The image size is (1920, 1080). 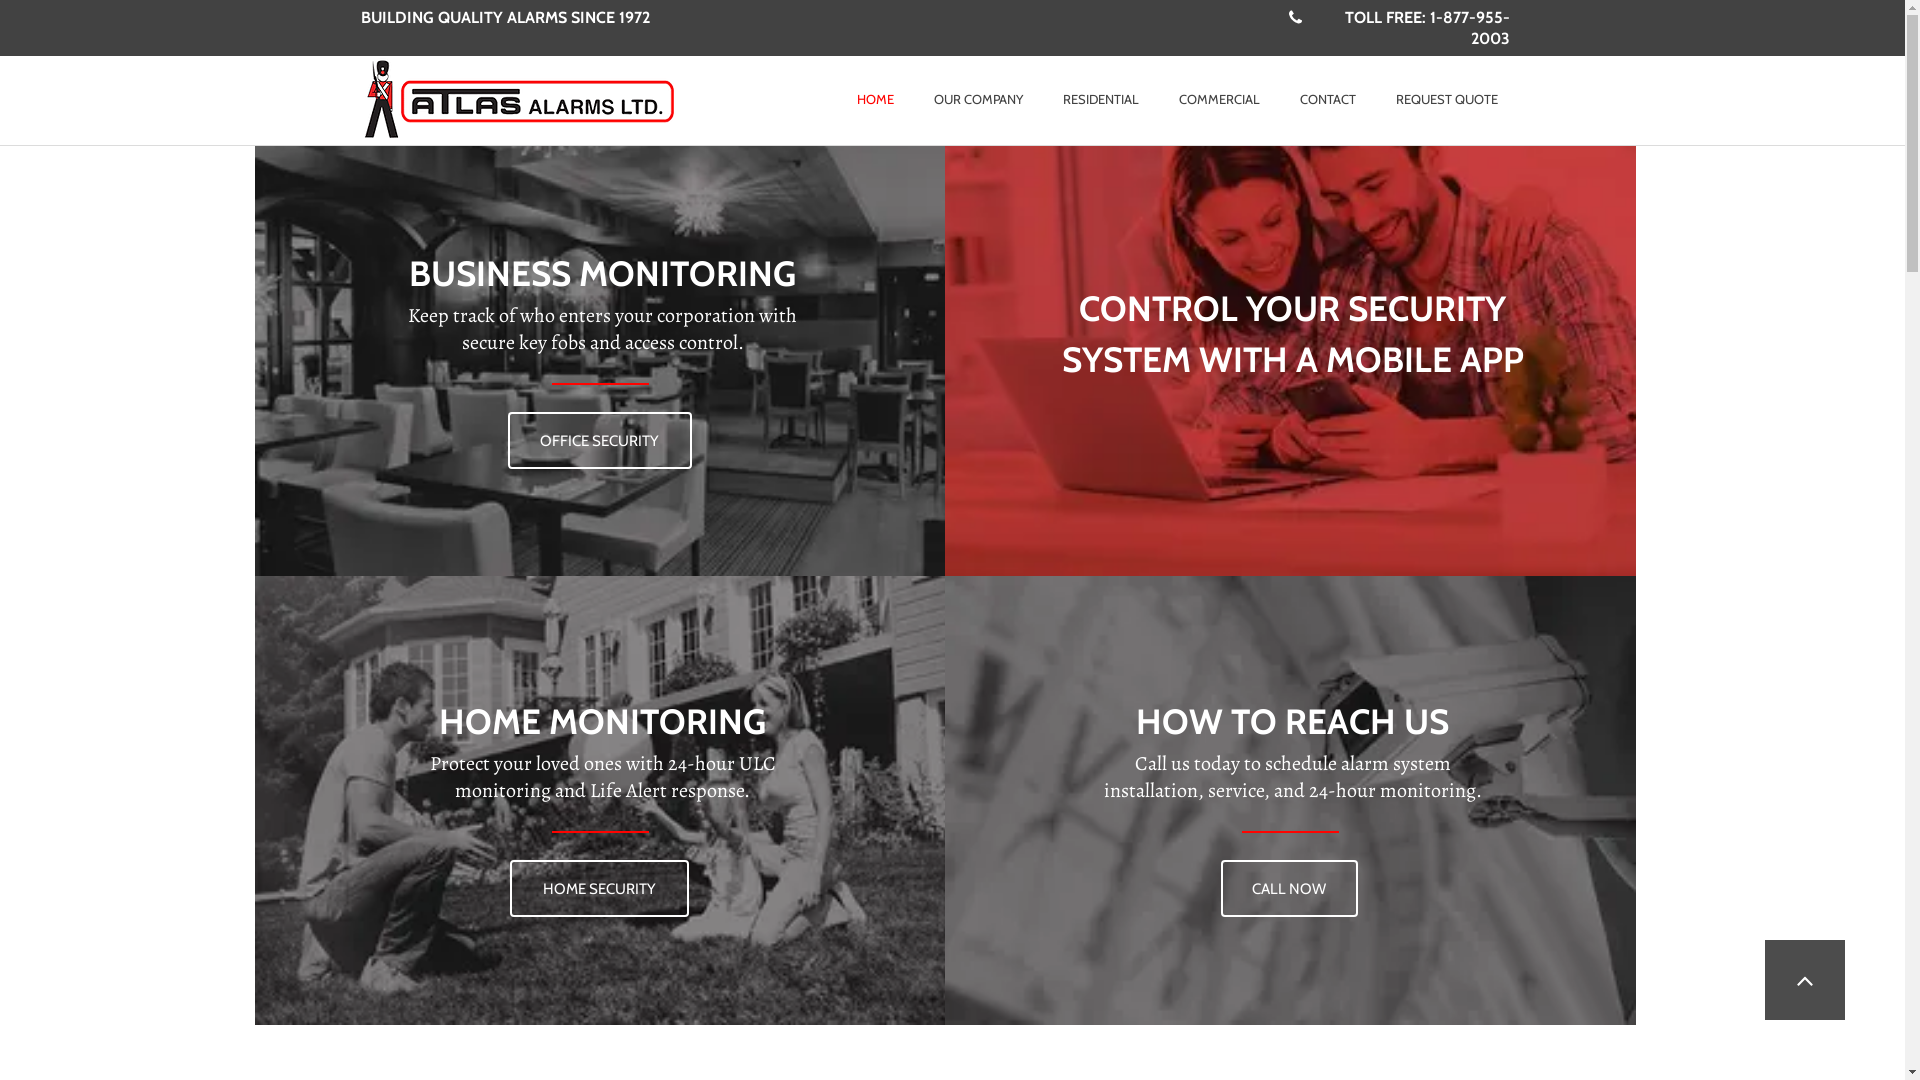 I want to click on 'OFFICE SECURITY', so click(x=599, y=439).